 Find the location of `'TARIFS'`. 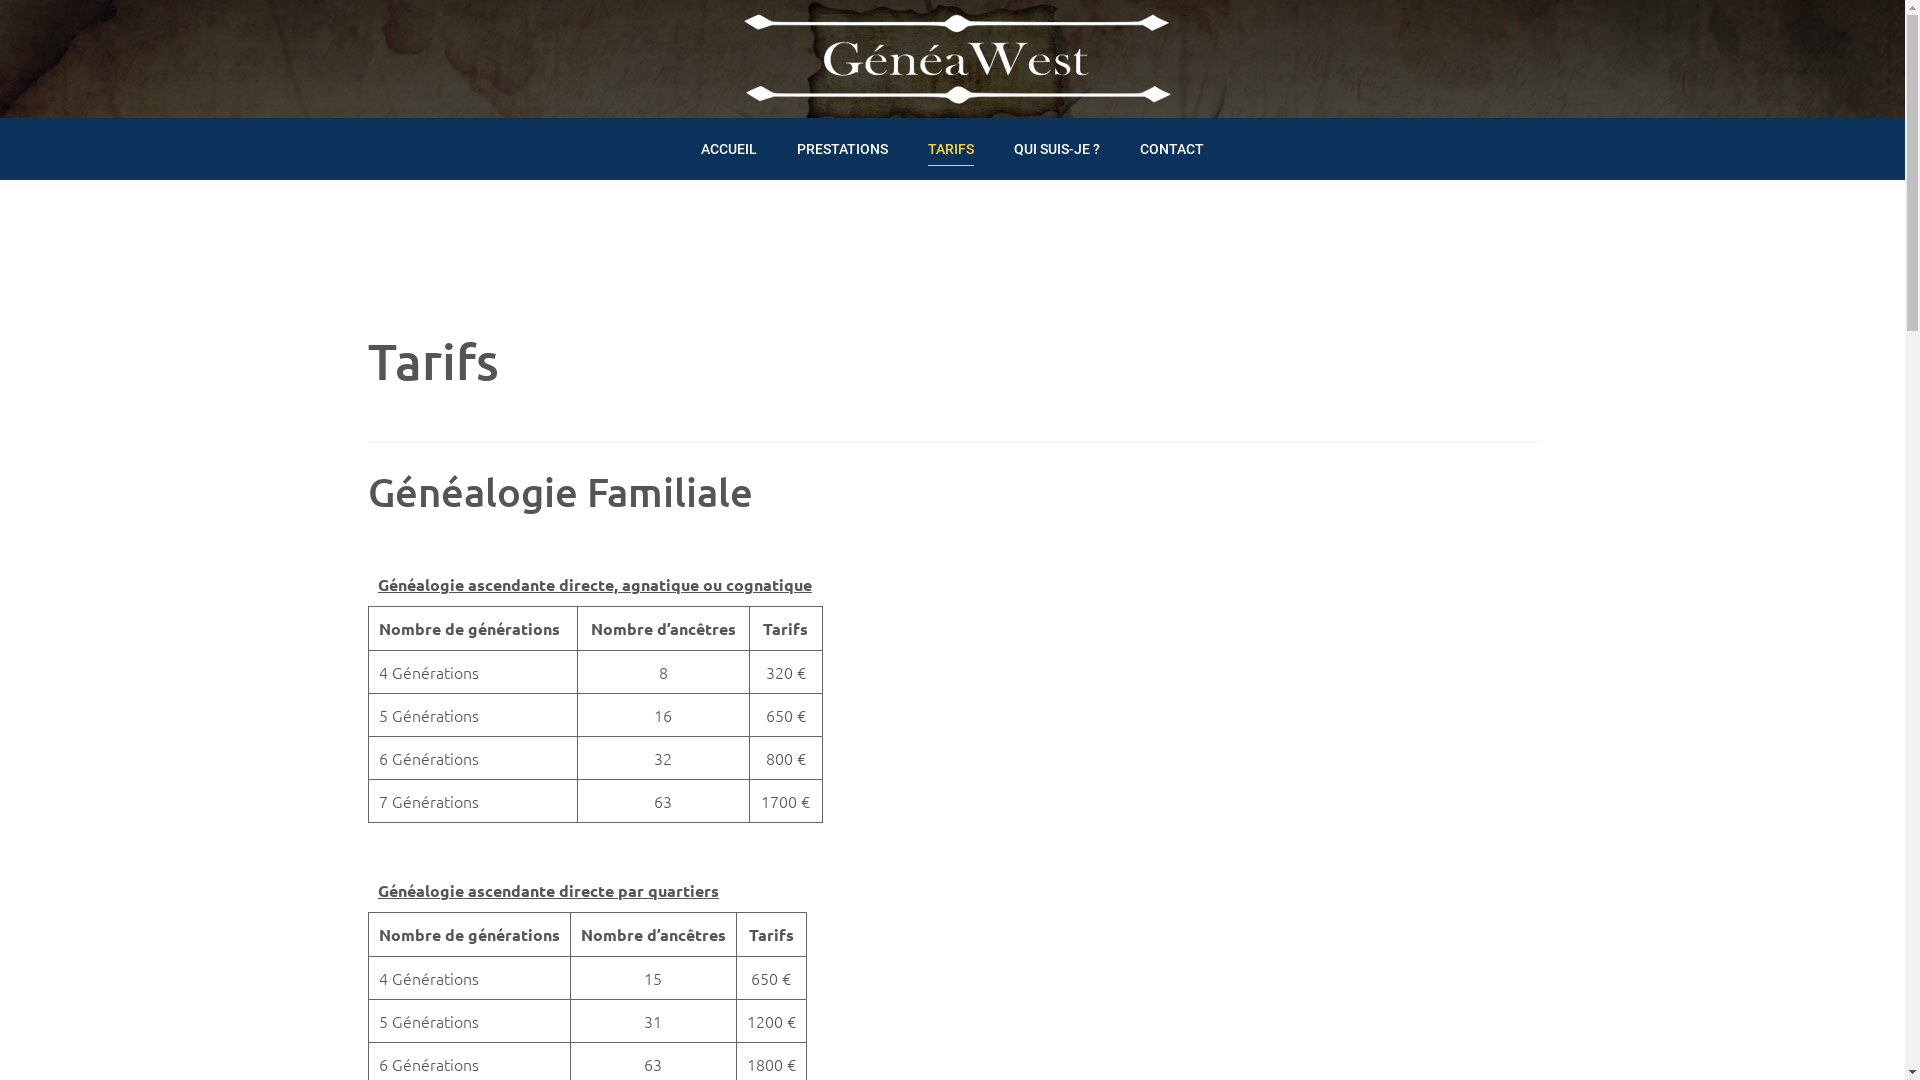

'TARIFS' is located at coordinates (949, 143).